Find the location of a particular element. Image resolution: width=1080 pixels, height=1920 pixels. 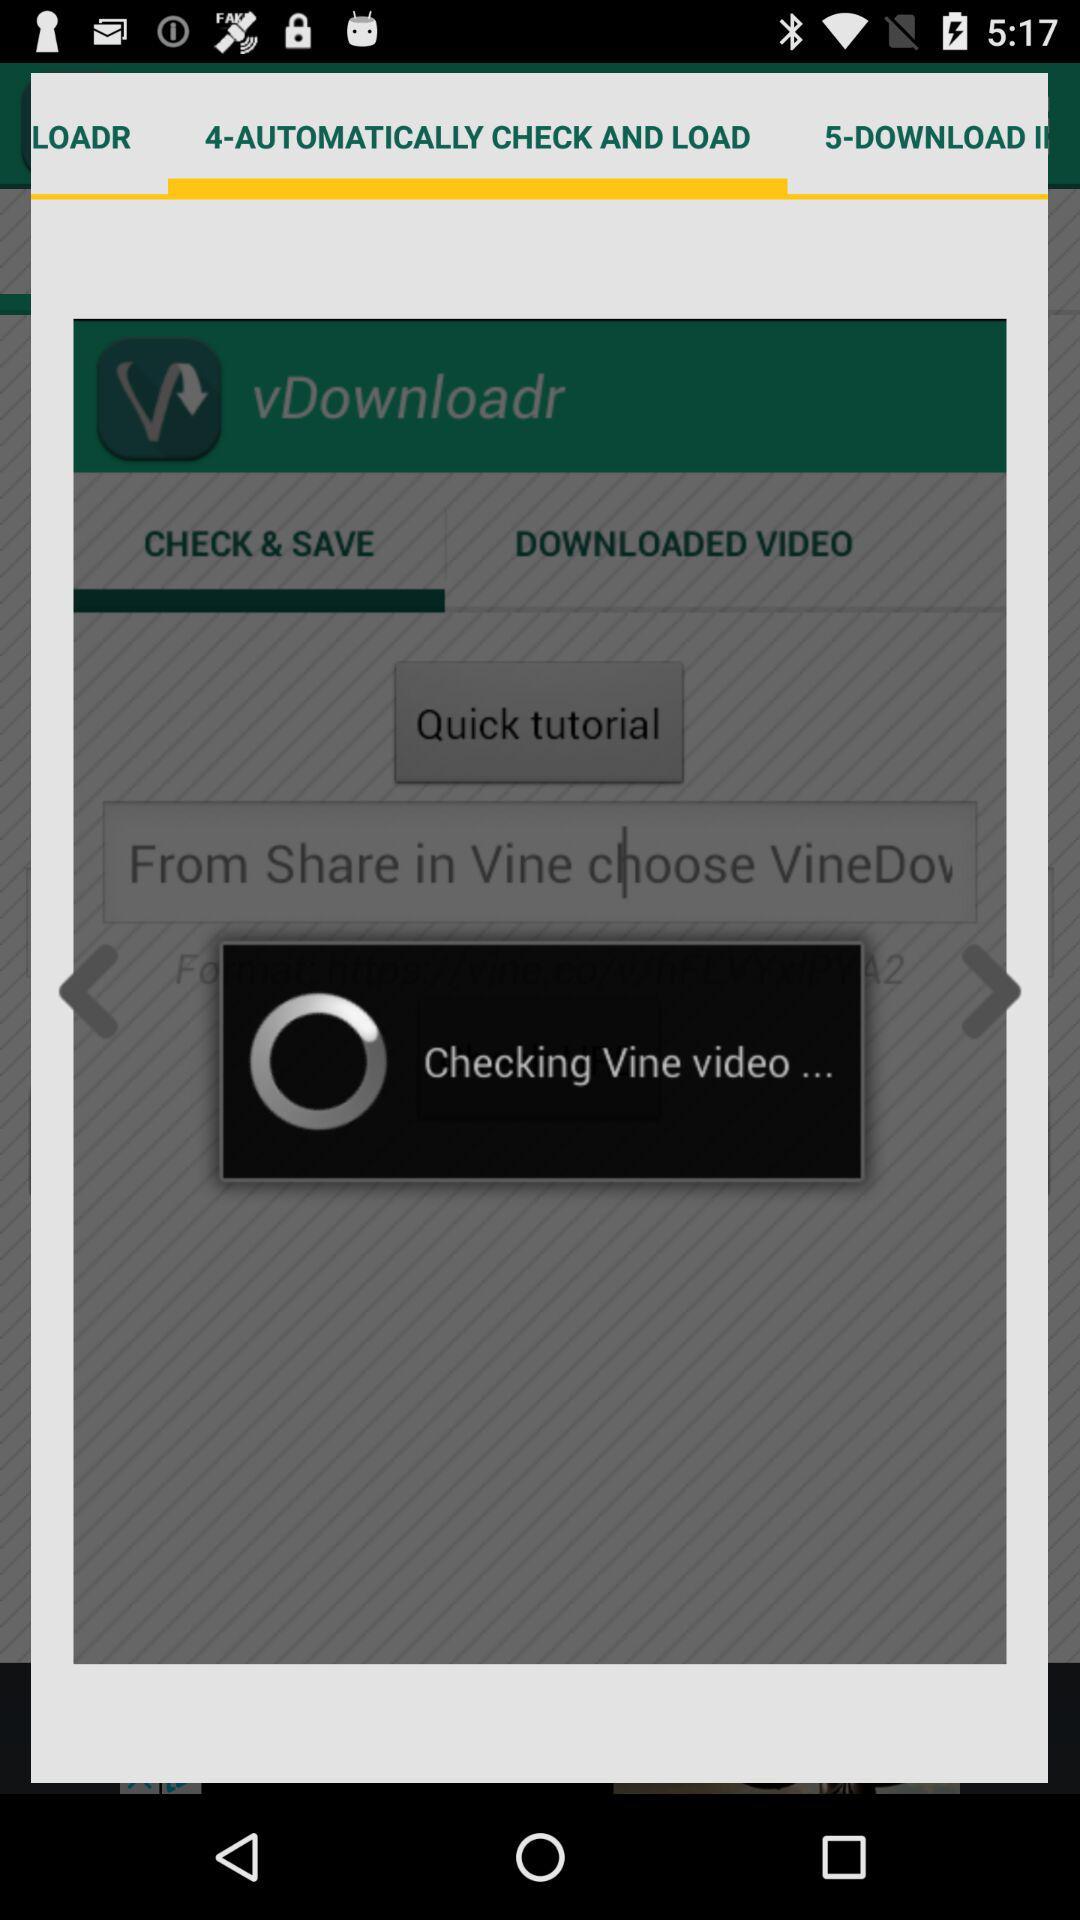

back in gallery is located at coordinates (94, 991).